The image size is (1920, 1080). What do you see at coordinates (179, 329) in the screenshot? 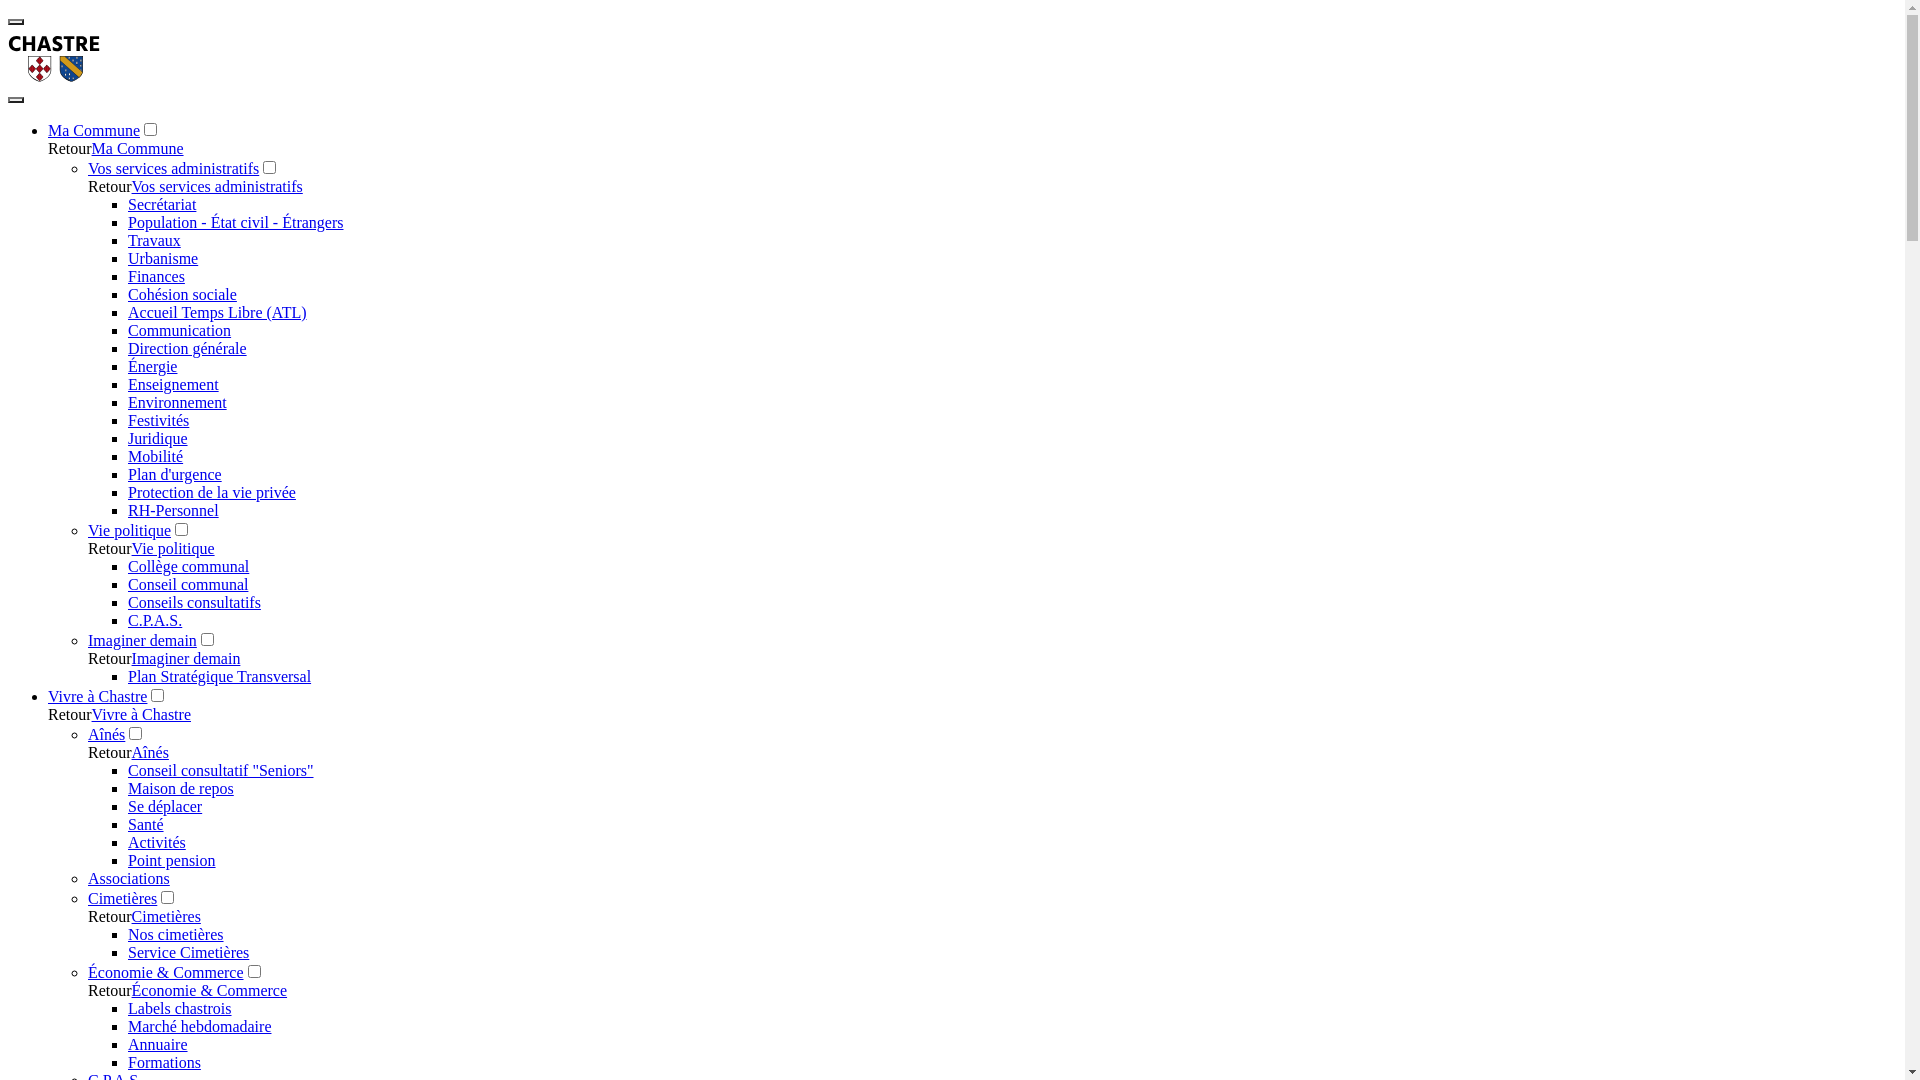
I see `'Communication'` at bounding box center [179, 329].